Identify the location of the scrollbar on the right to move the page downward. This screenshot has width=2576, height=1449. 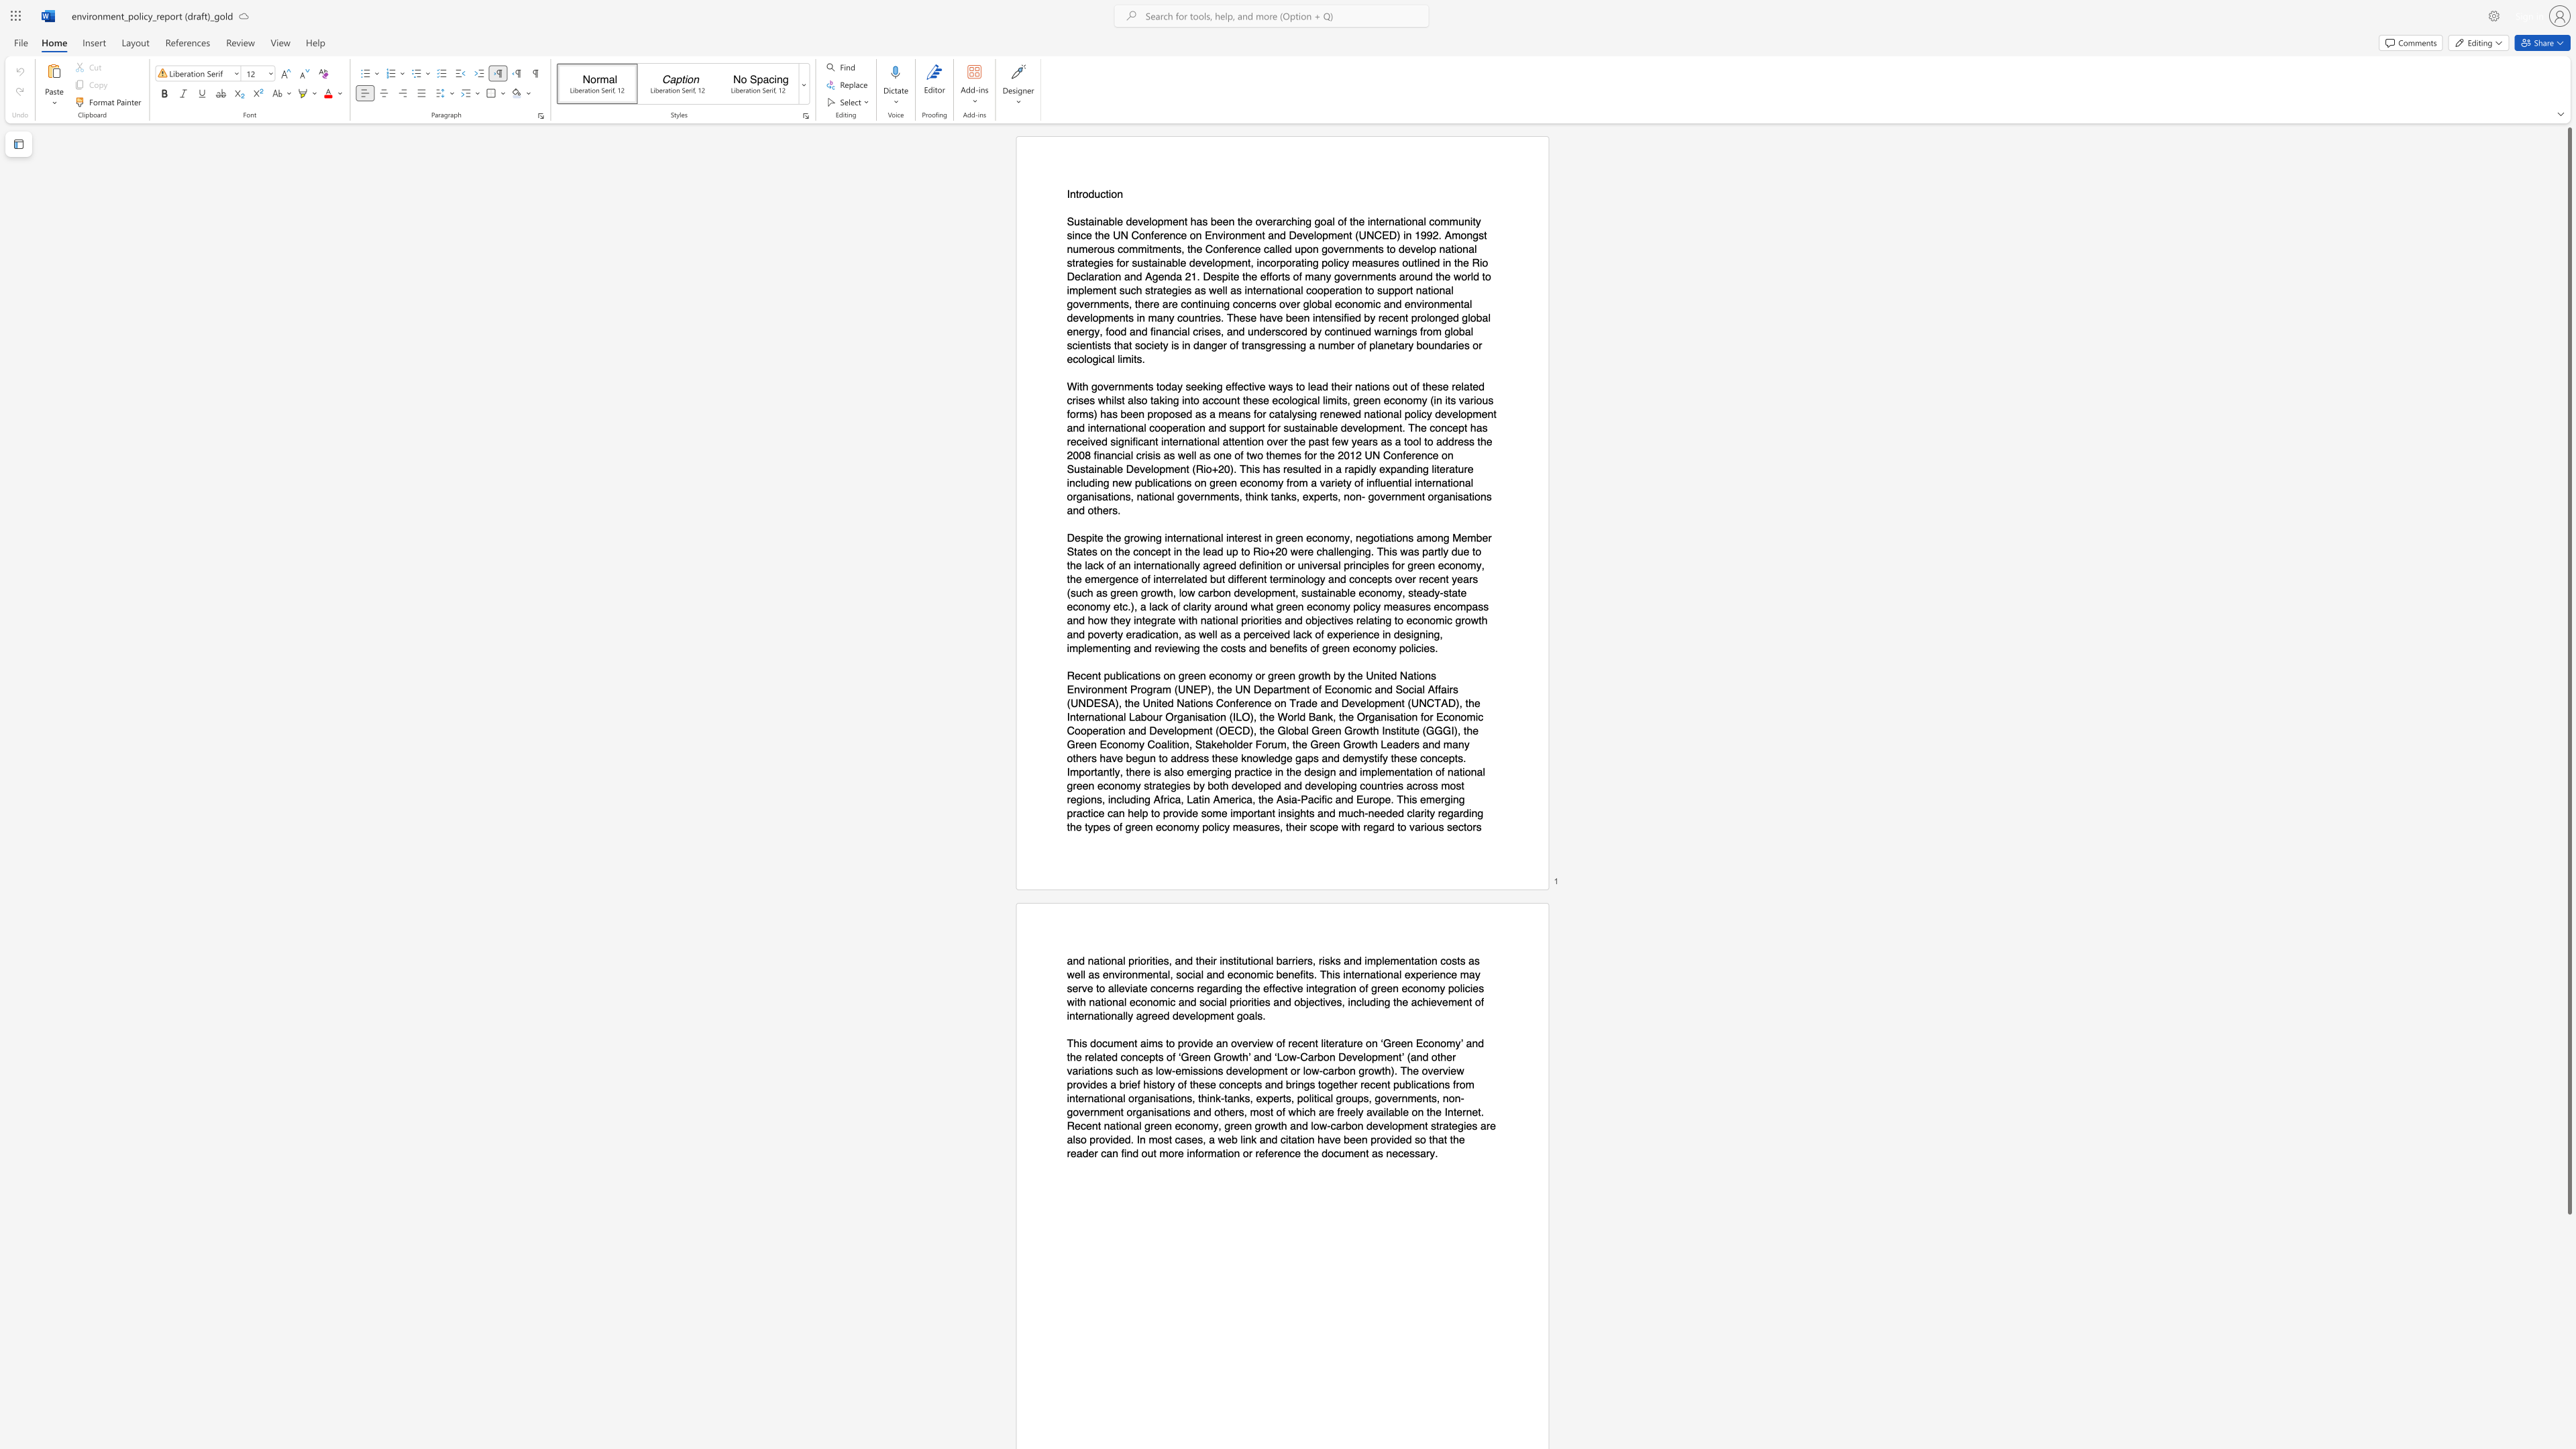
(2568, 1234).